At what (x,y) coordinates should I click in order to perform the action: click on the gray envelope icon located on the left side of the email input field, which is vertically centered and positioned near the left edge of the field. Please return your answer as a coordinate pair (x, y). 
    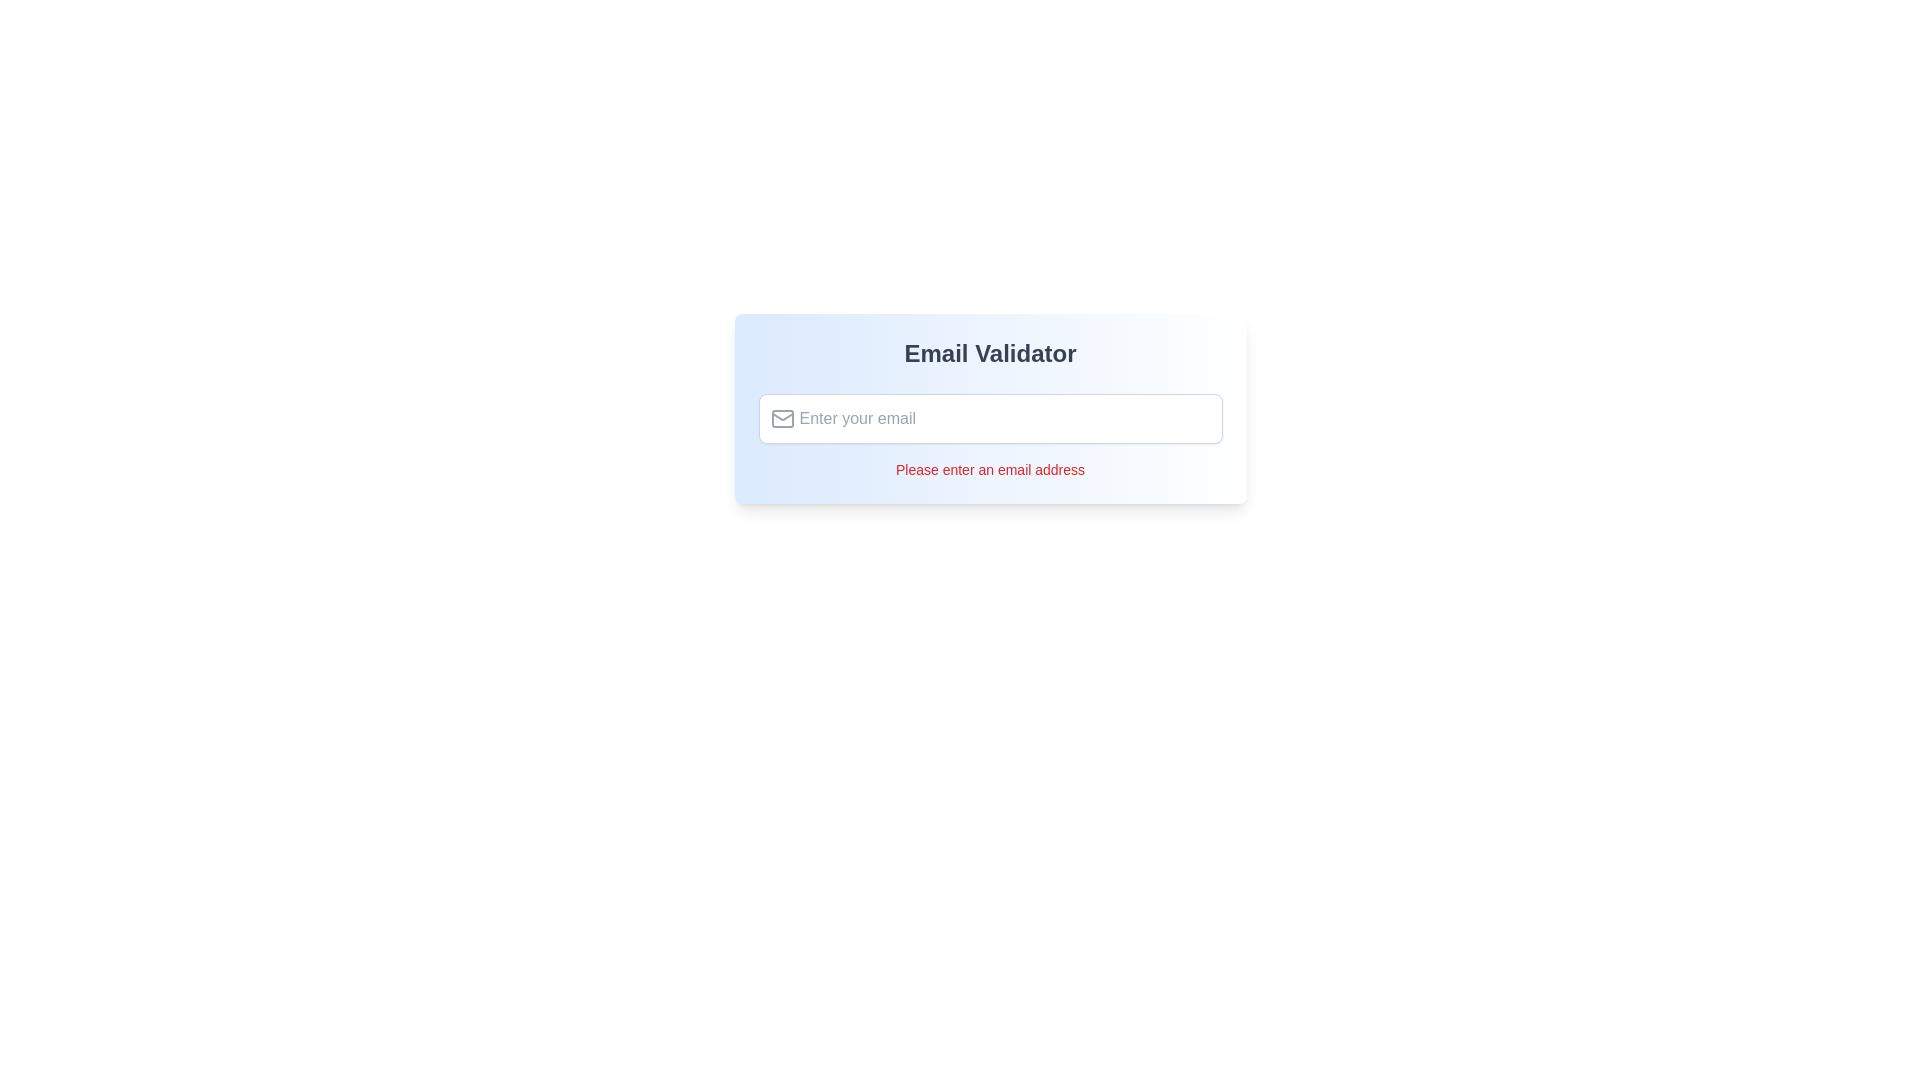
    Looking at the image, I should click on (781, 418).